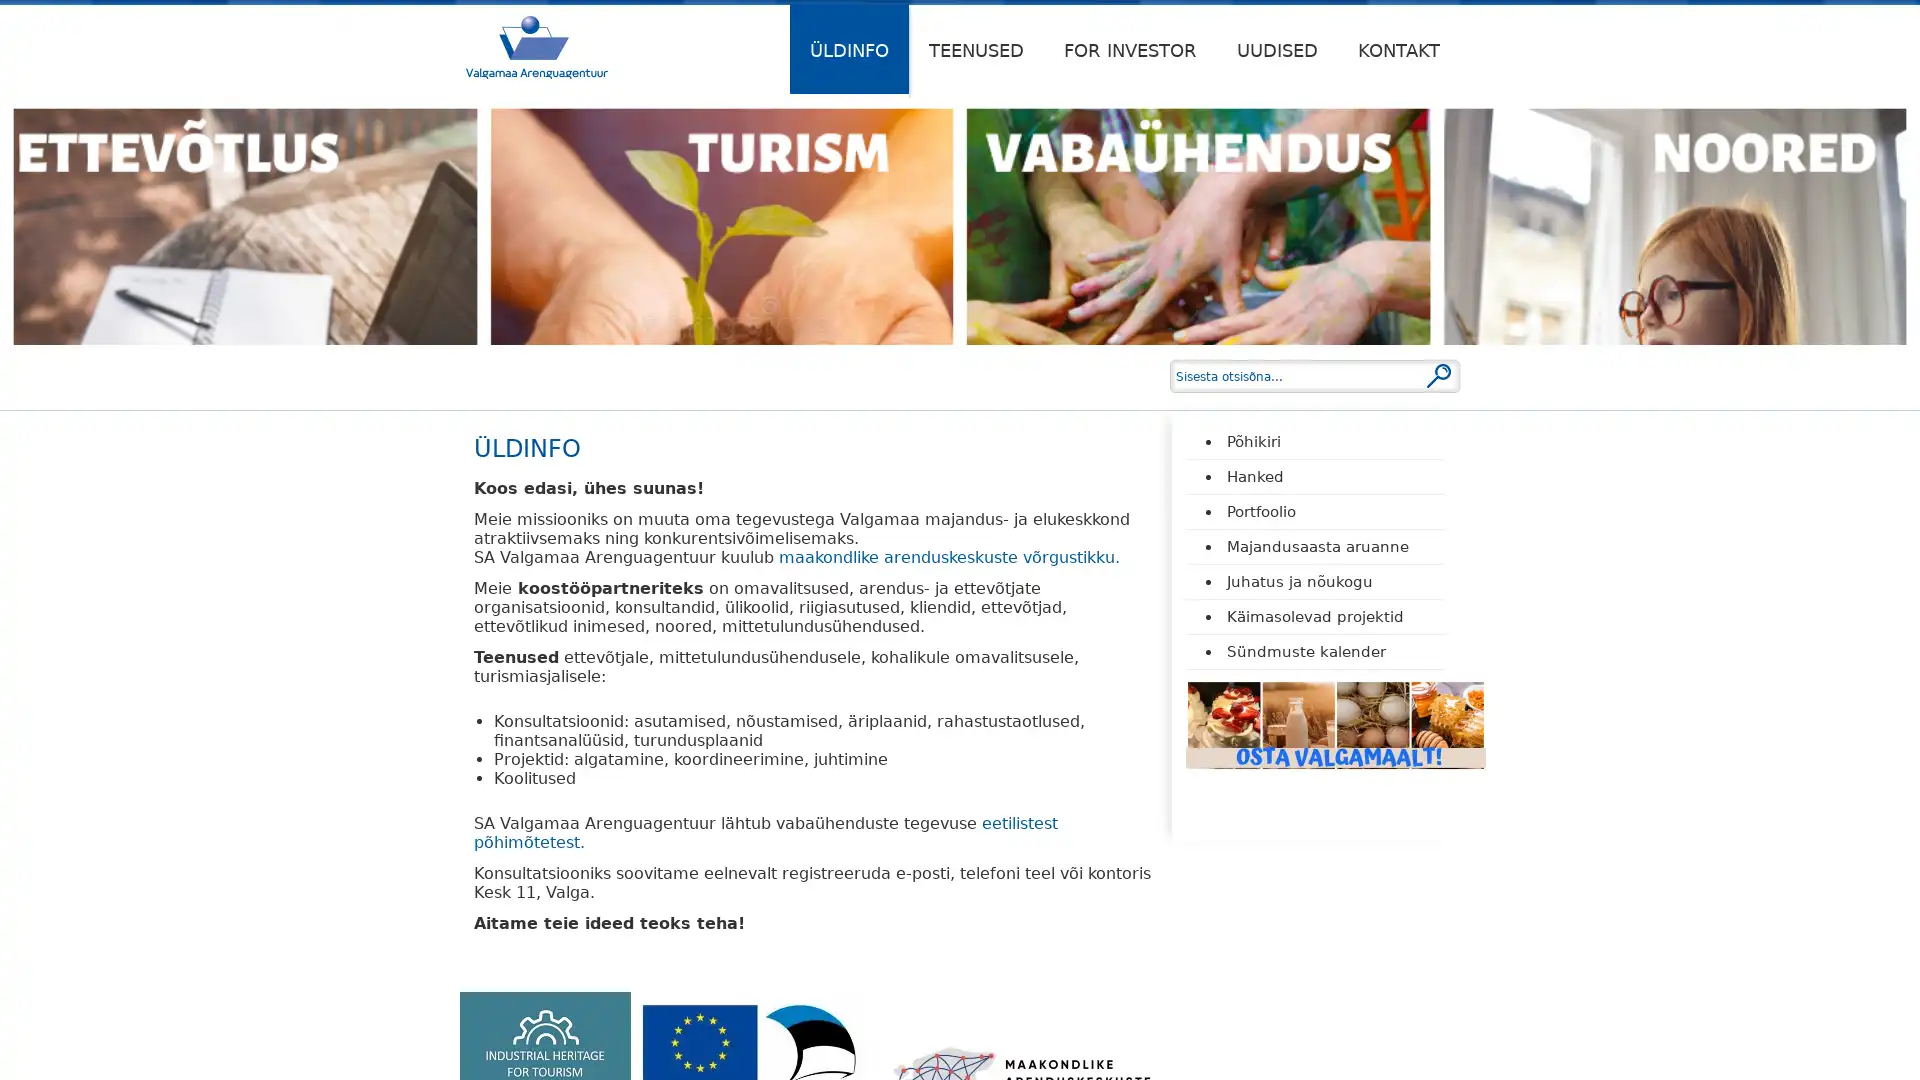 This screenshot has height=1080, width=1920. Describe the element at coordinates (1438, 375) in the screenshot. I see `Otsi` at that location.